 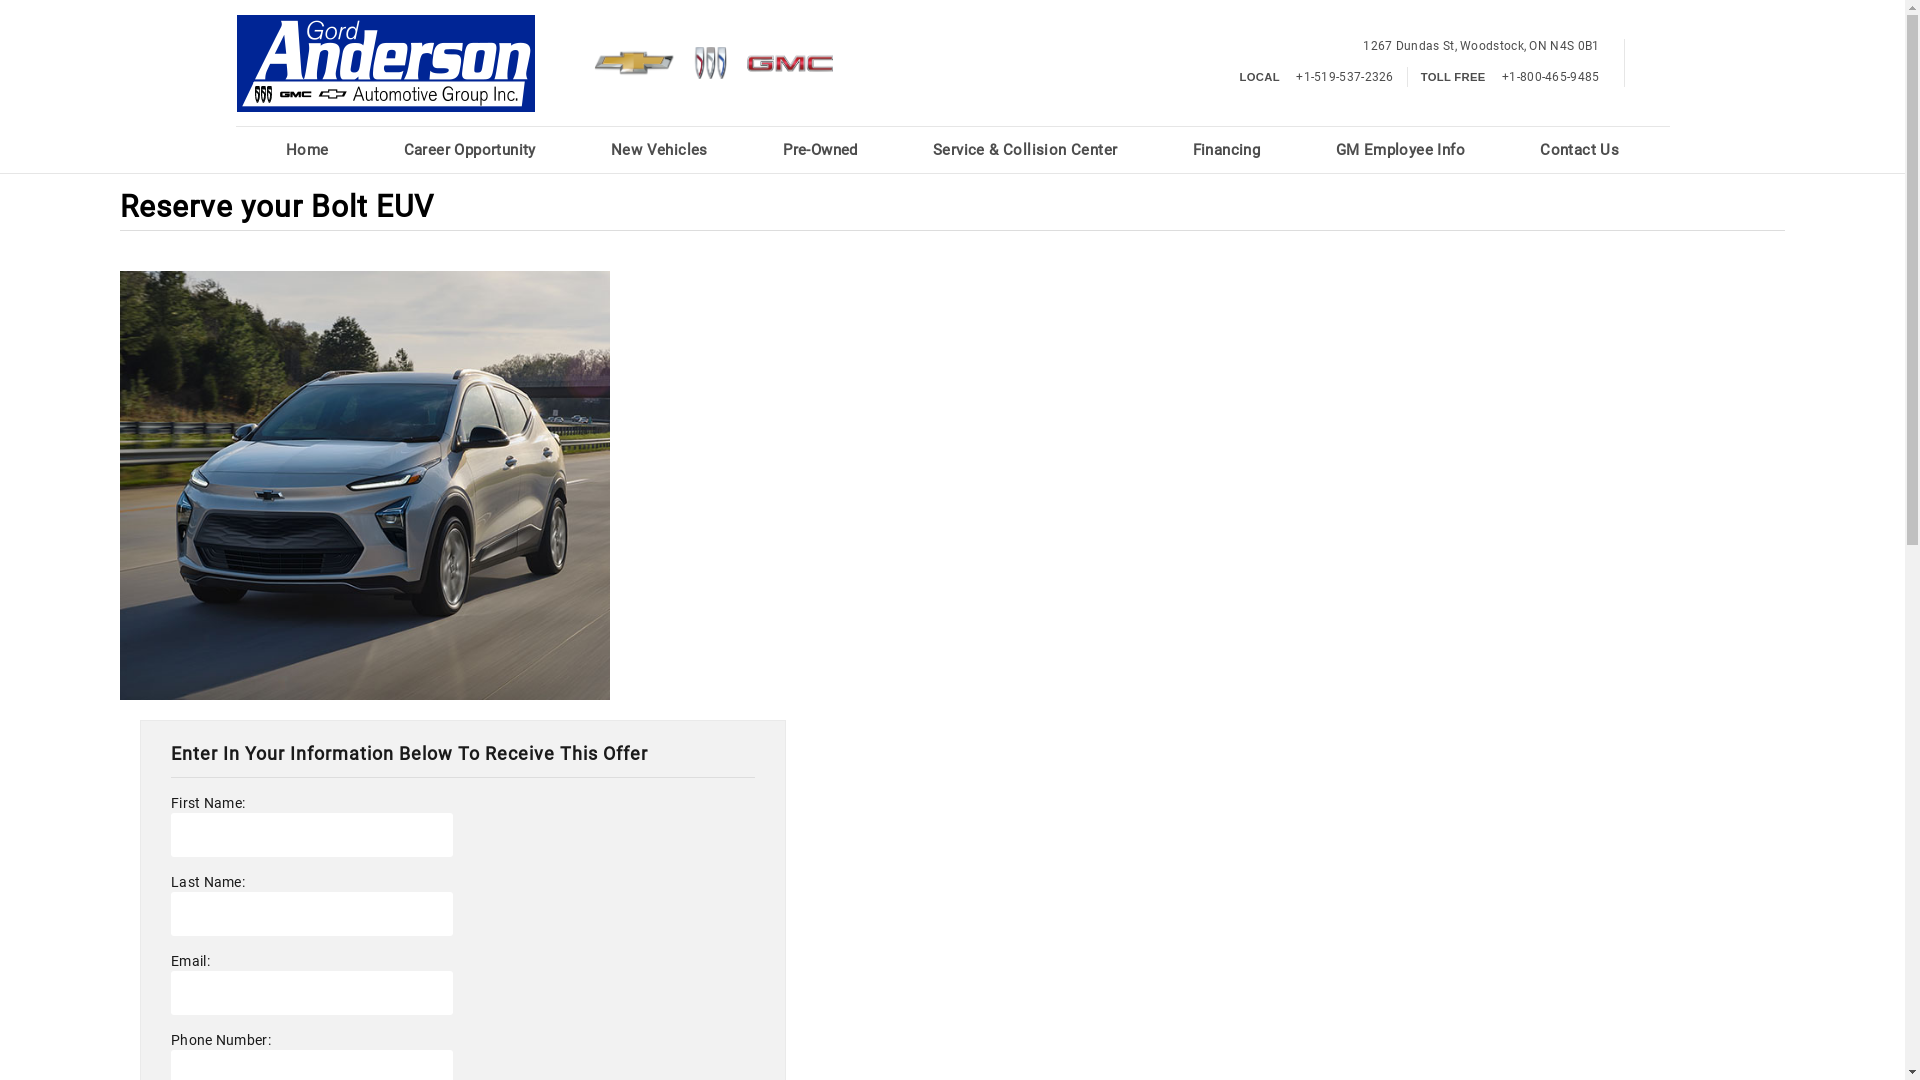 What do you see at coordinates (820, 149) in the screenshot?
I see `'Pre-Owned'` at bounding box center [820, 149].